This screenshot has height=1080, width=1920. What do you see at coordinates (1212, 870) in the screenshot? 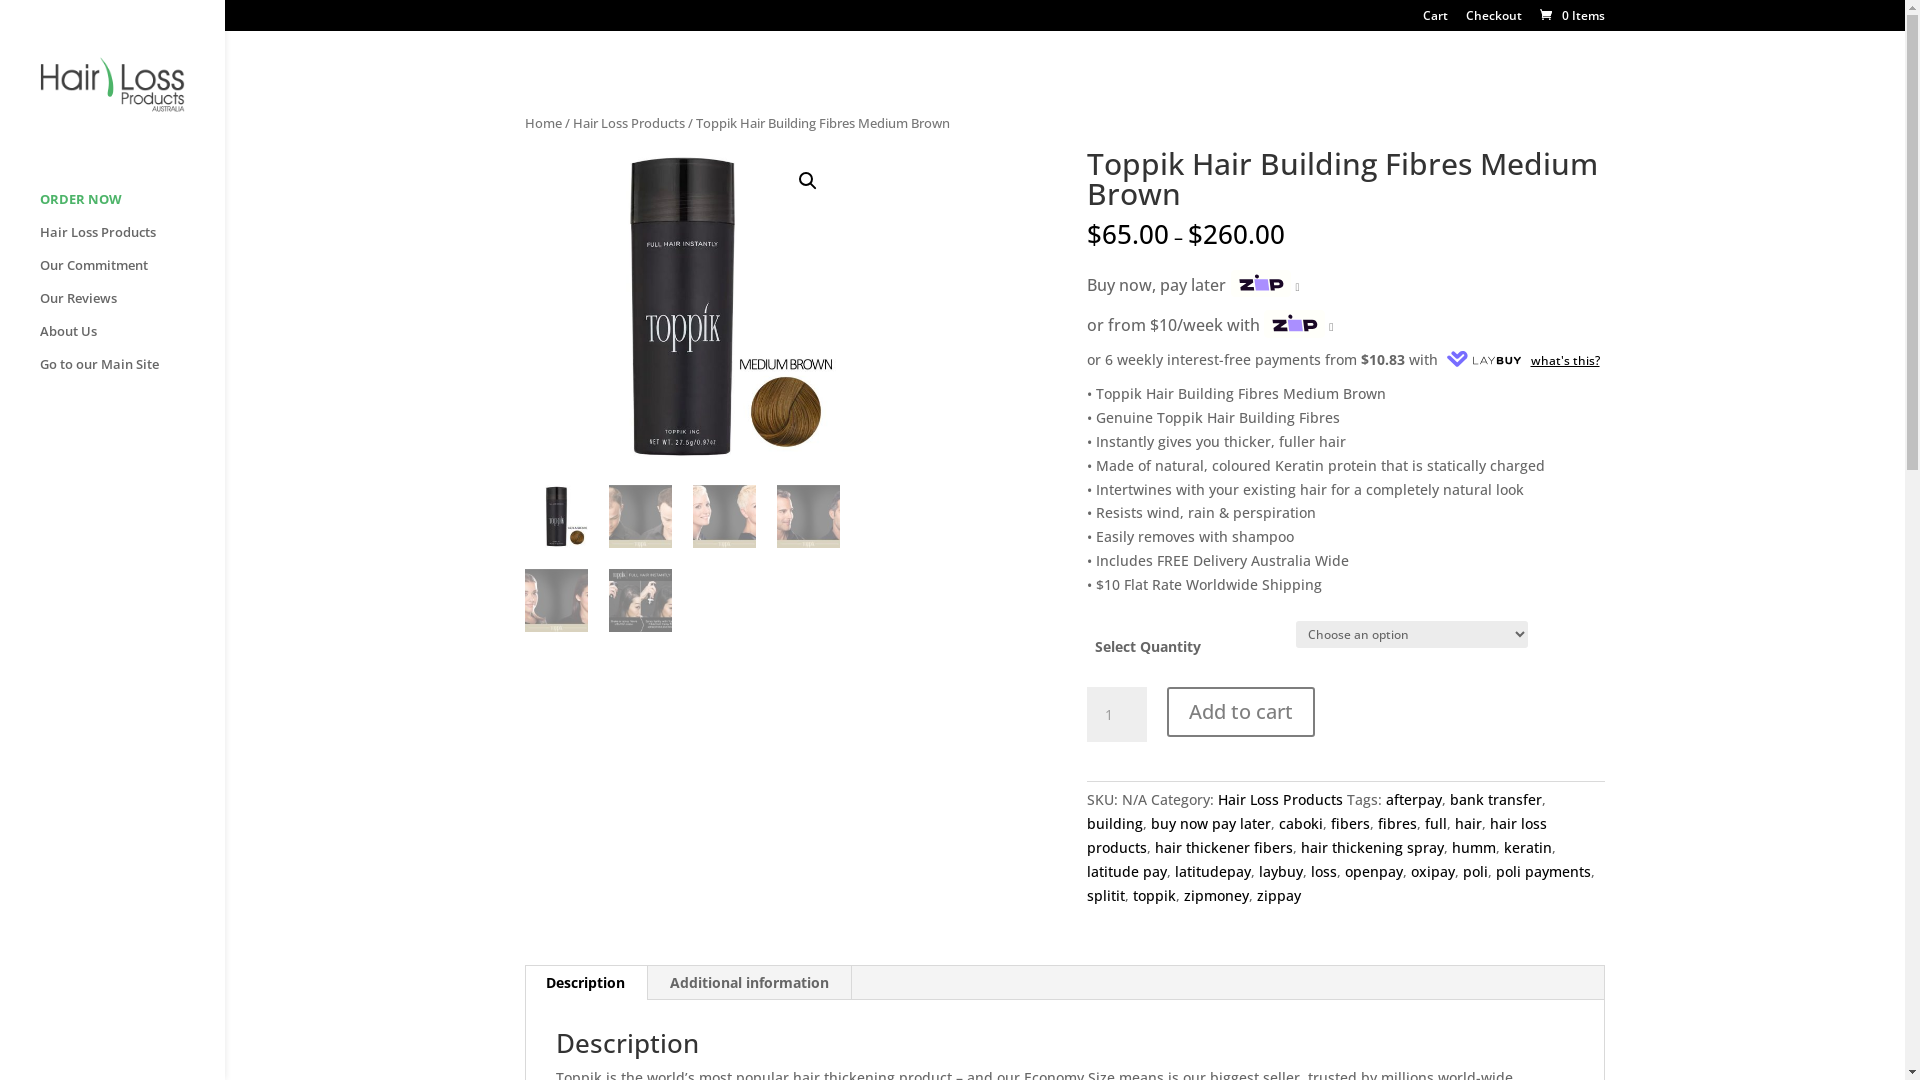
I see `'latitudepay'` at bounding box center [1212, 870].